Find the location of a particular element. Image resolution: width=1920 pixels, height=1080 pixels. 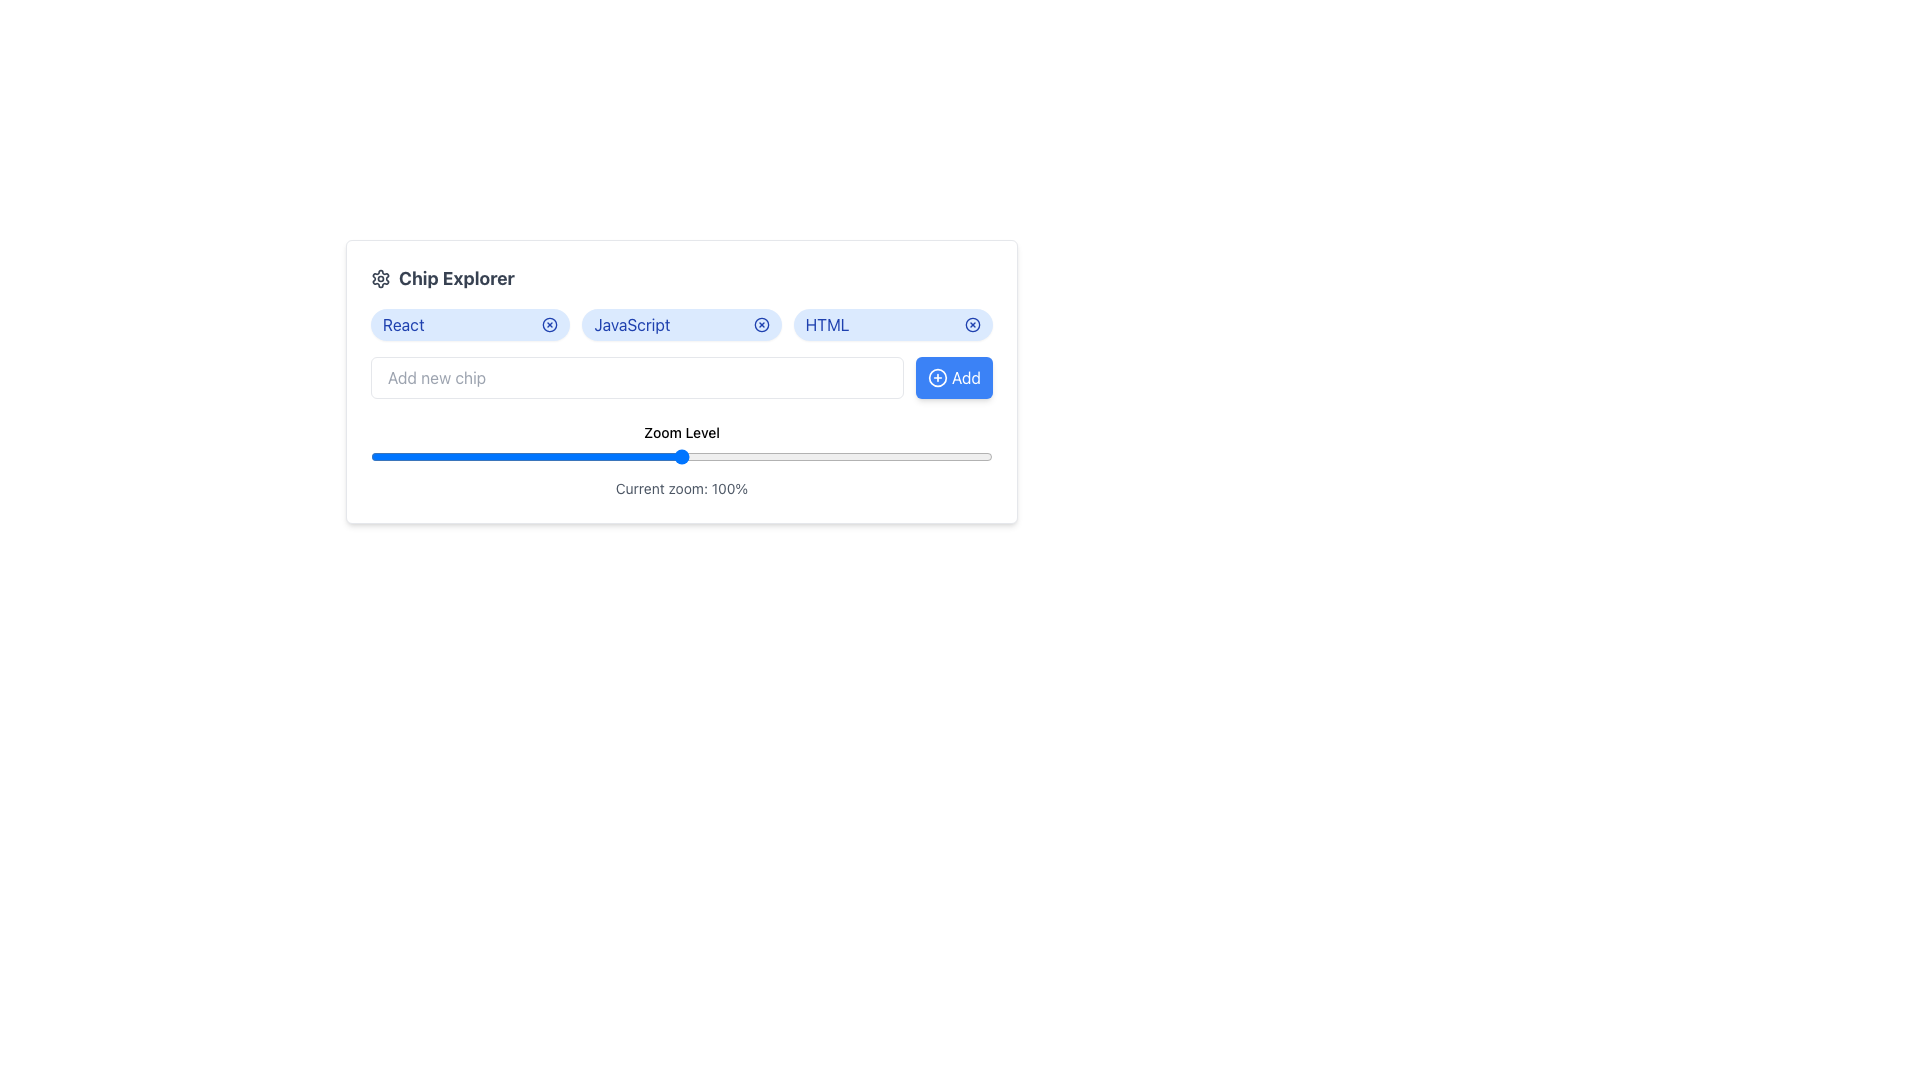

the small circular icon button with a cross design inside it, which is located to the right of the 'React' text in a pill-shaped label is located at coordinates (550, 323).